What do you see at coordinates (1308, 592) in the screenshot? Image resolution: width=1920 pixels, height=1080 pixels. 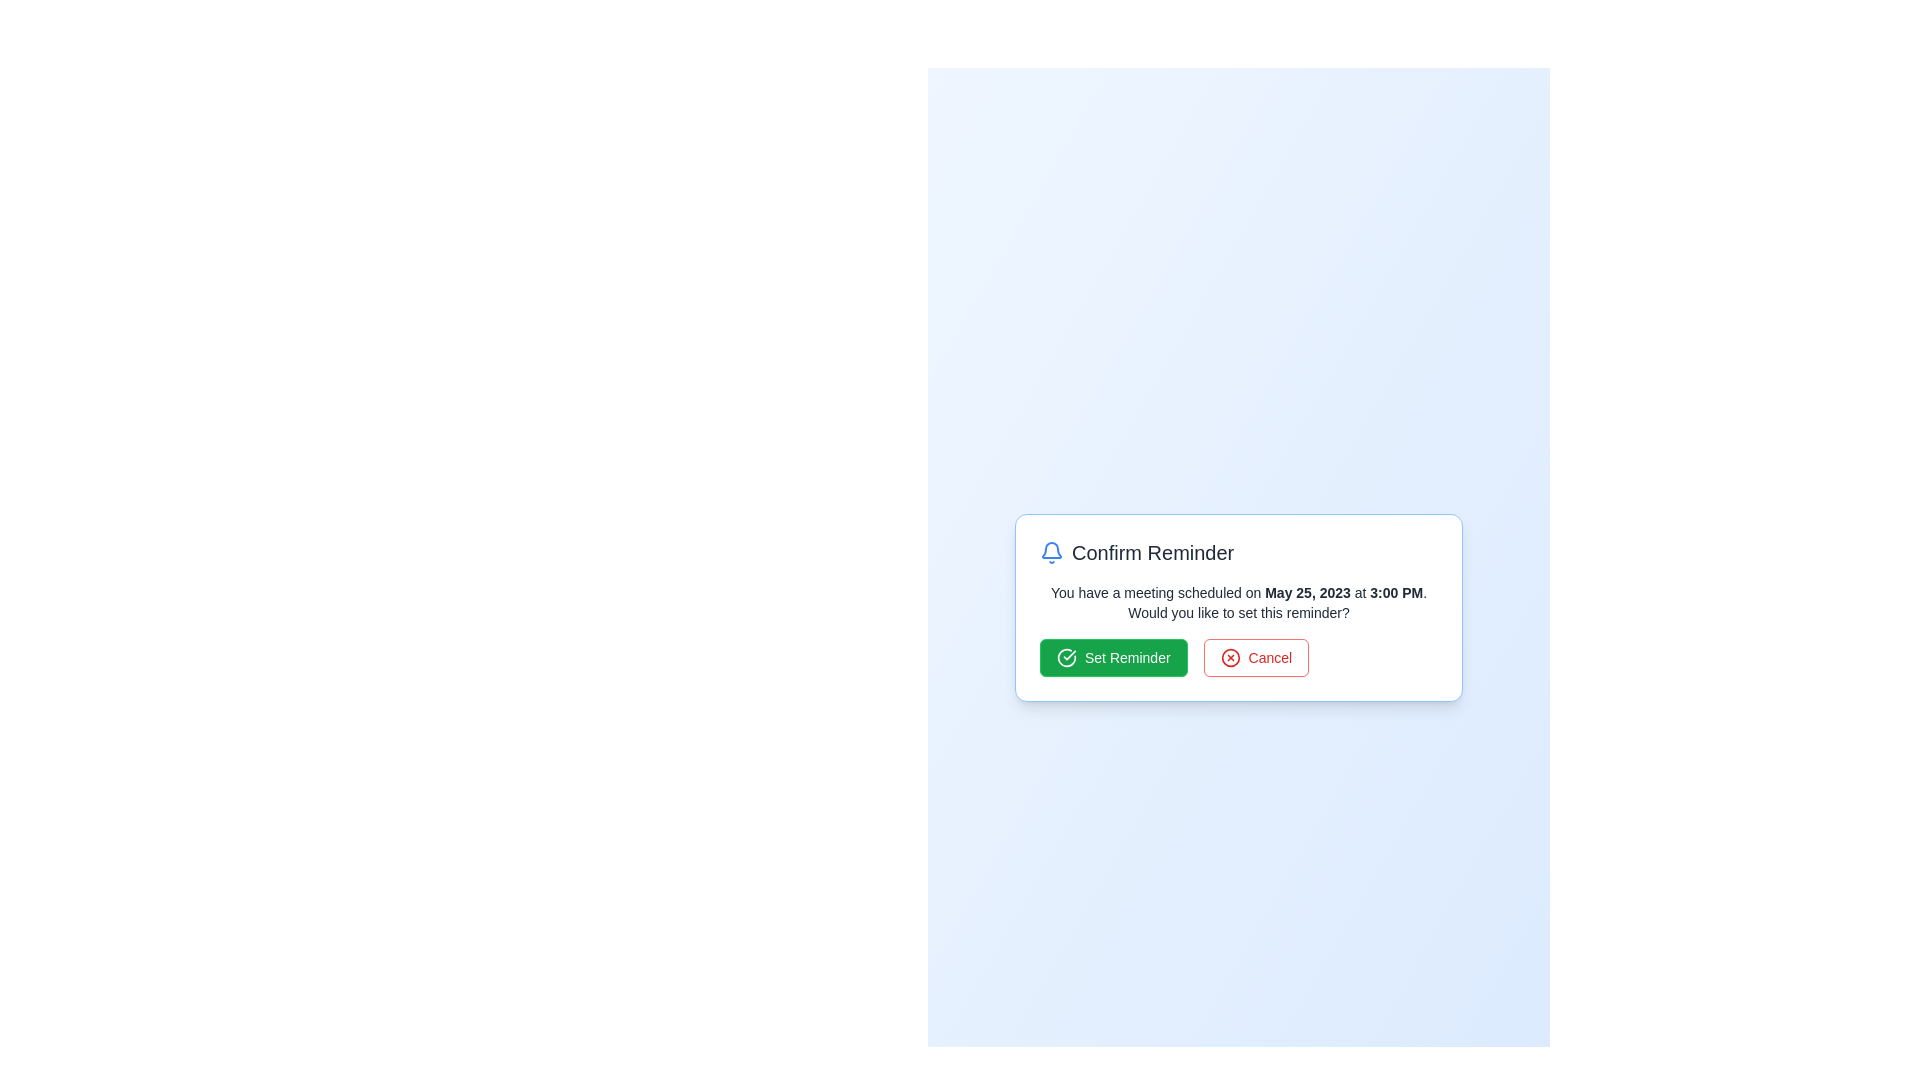 I see `the bold text displaying 'May 25, 2023' within the sentence about the meeting reminder` at bounding box center [1308, 592].